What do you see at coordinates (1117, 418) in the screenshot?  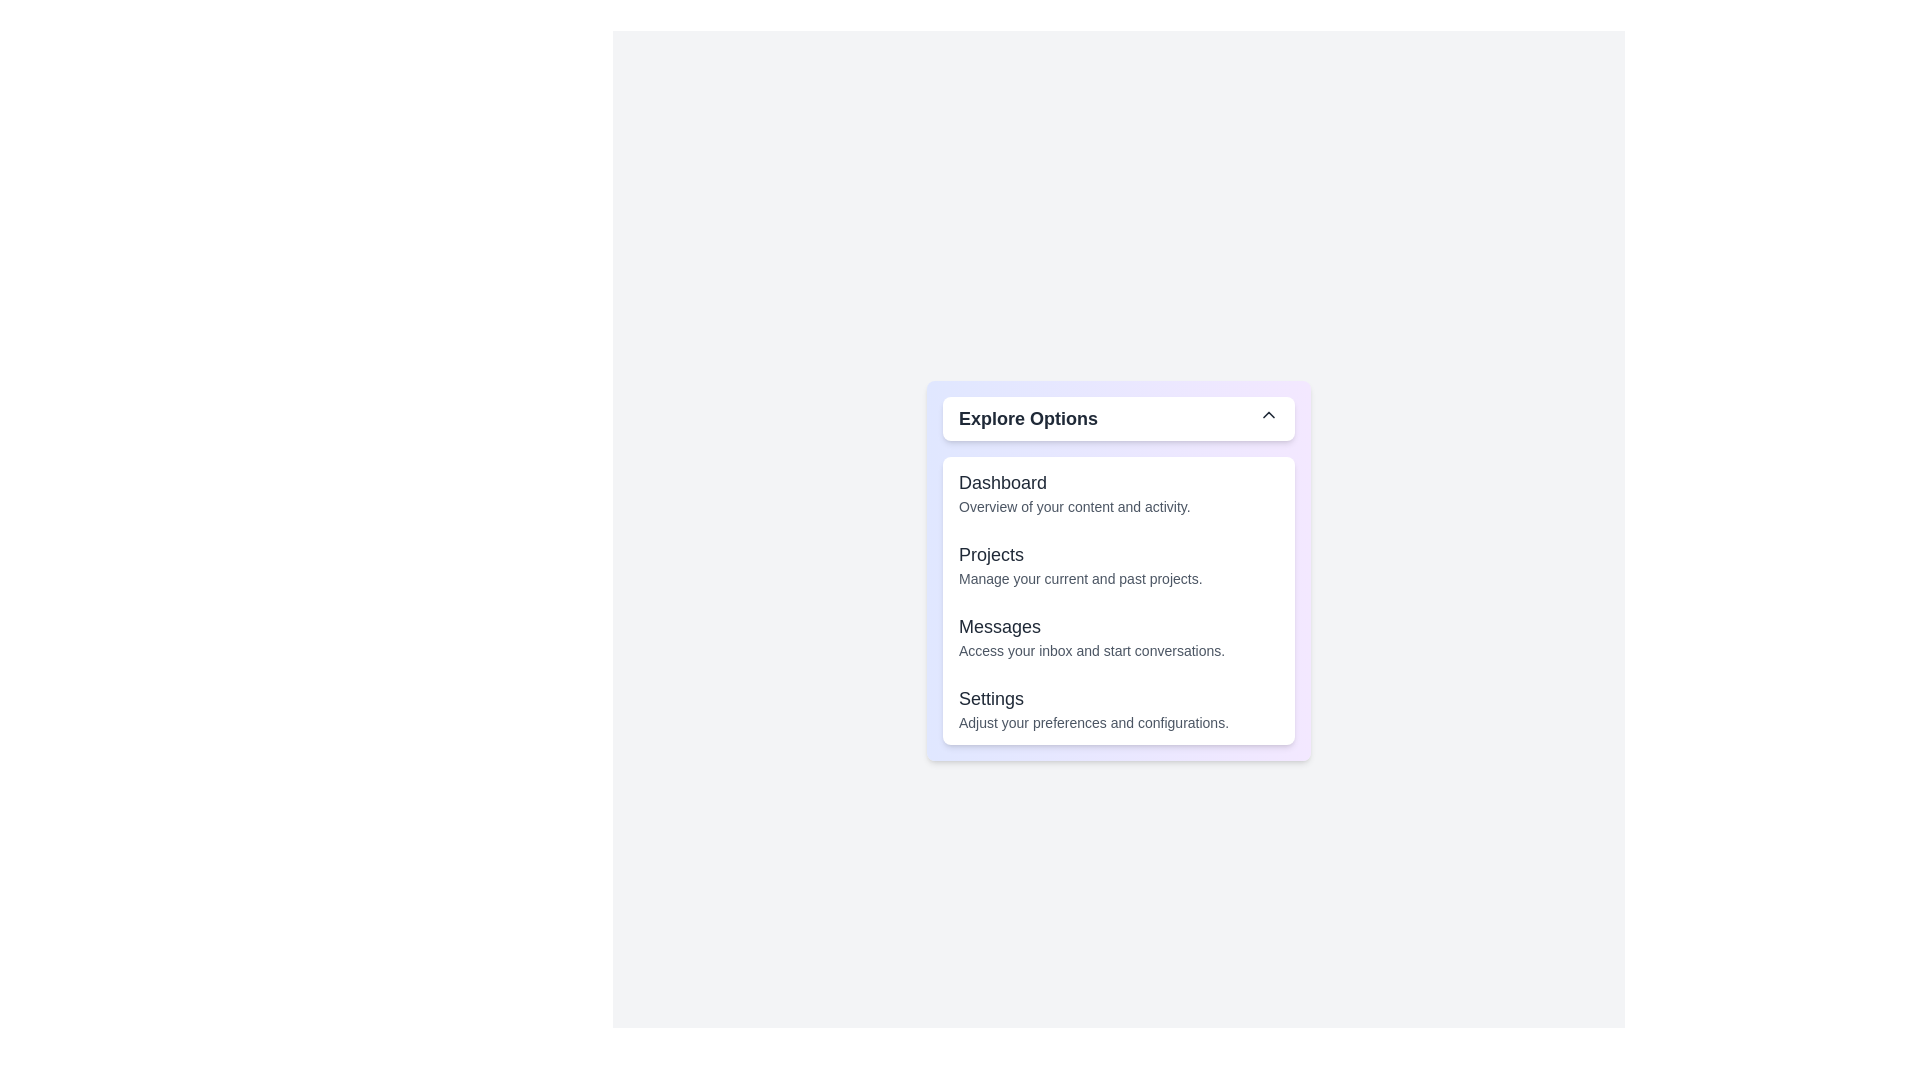 I see `the dropdown button to toggle the menu visibility` at bounding box center [1117, 418].